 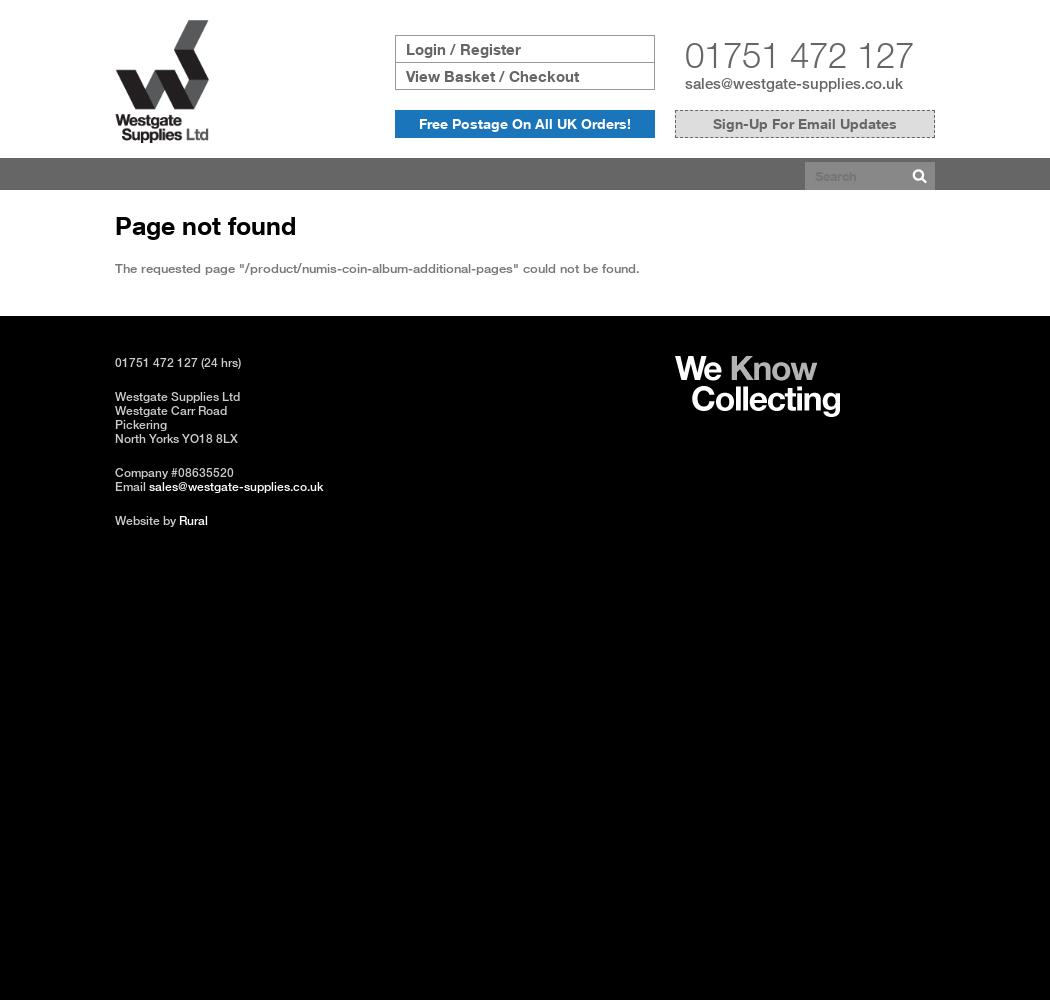 What do you see at coordinates (171, 410) in the screenshot?
I see `'Westgate Carr Road'` at bounding box center [171, 410].